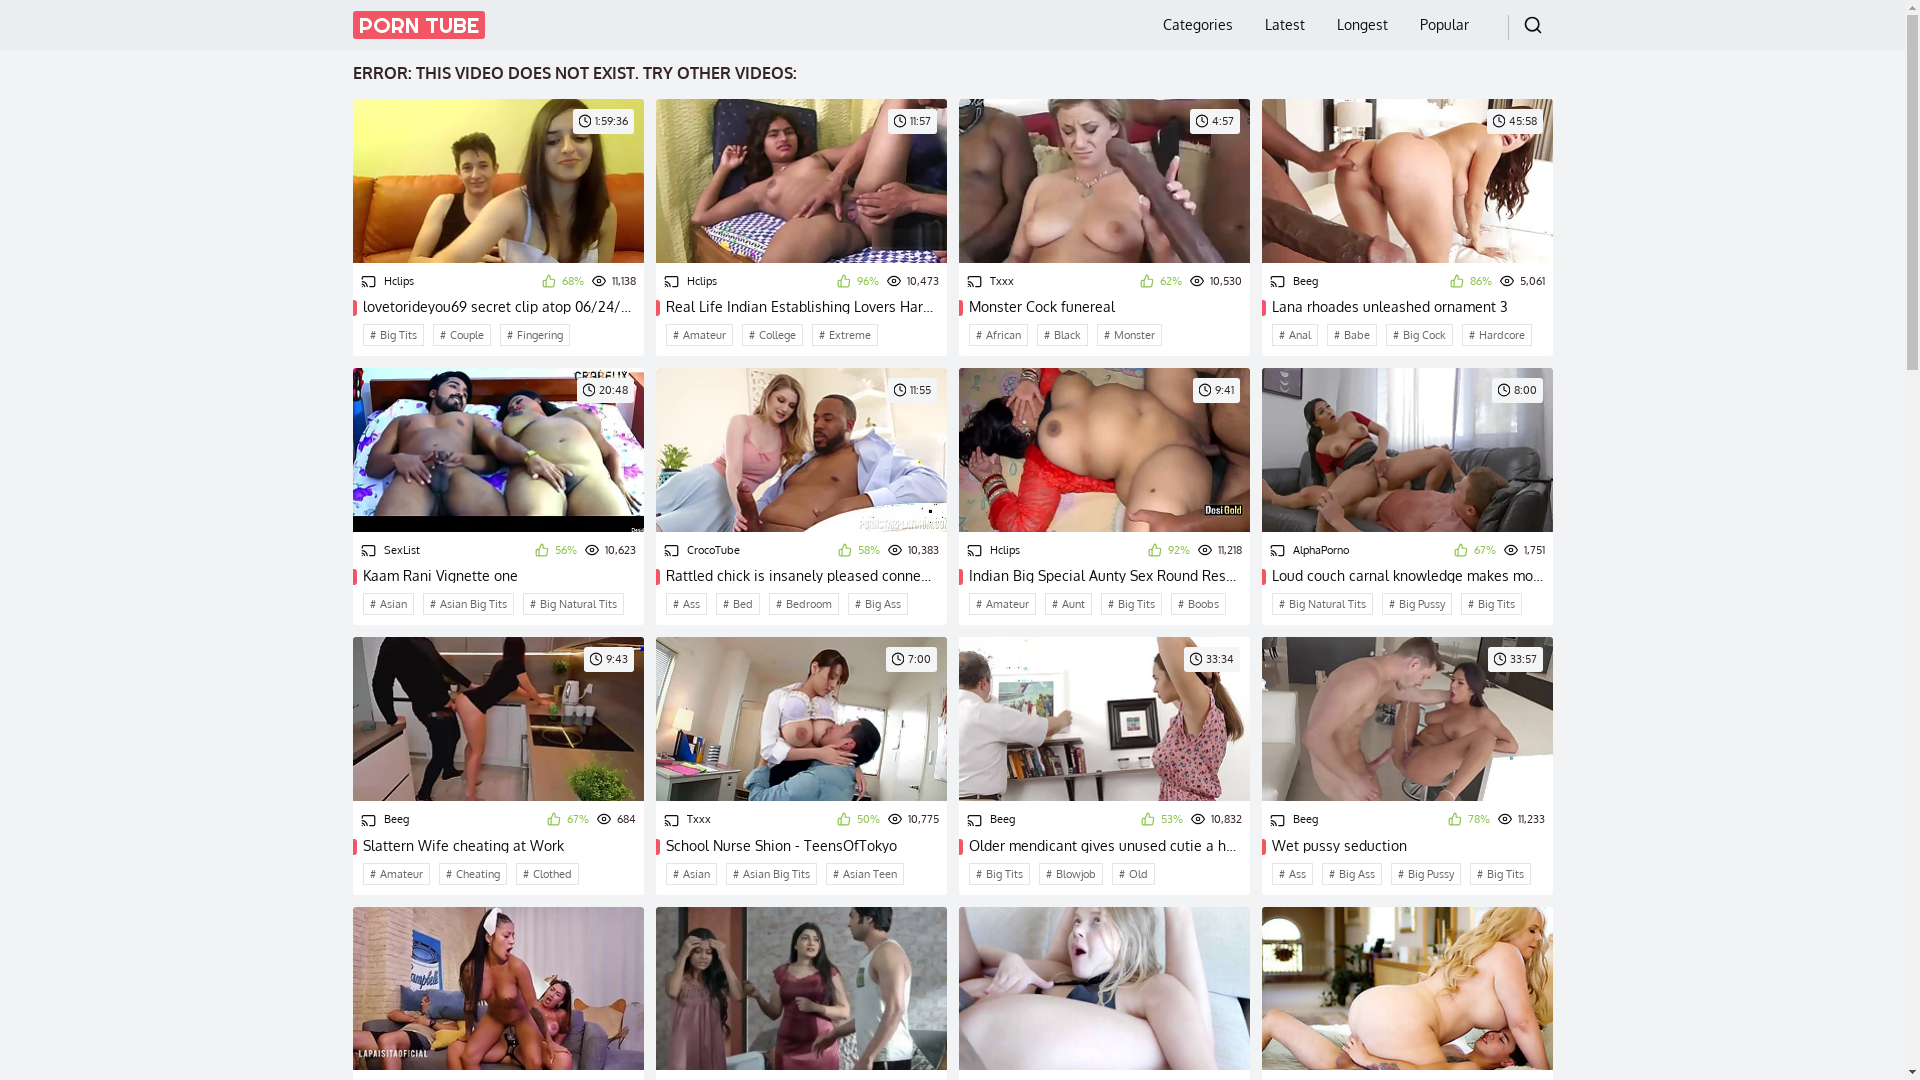  Describe the element at coordinates (1444, 24) in the screenshot. I see `'Popular'` at that location.